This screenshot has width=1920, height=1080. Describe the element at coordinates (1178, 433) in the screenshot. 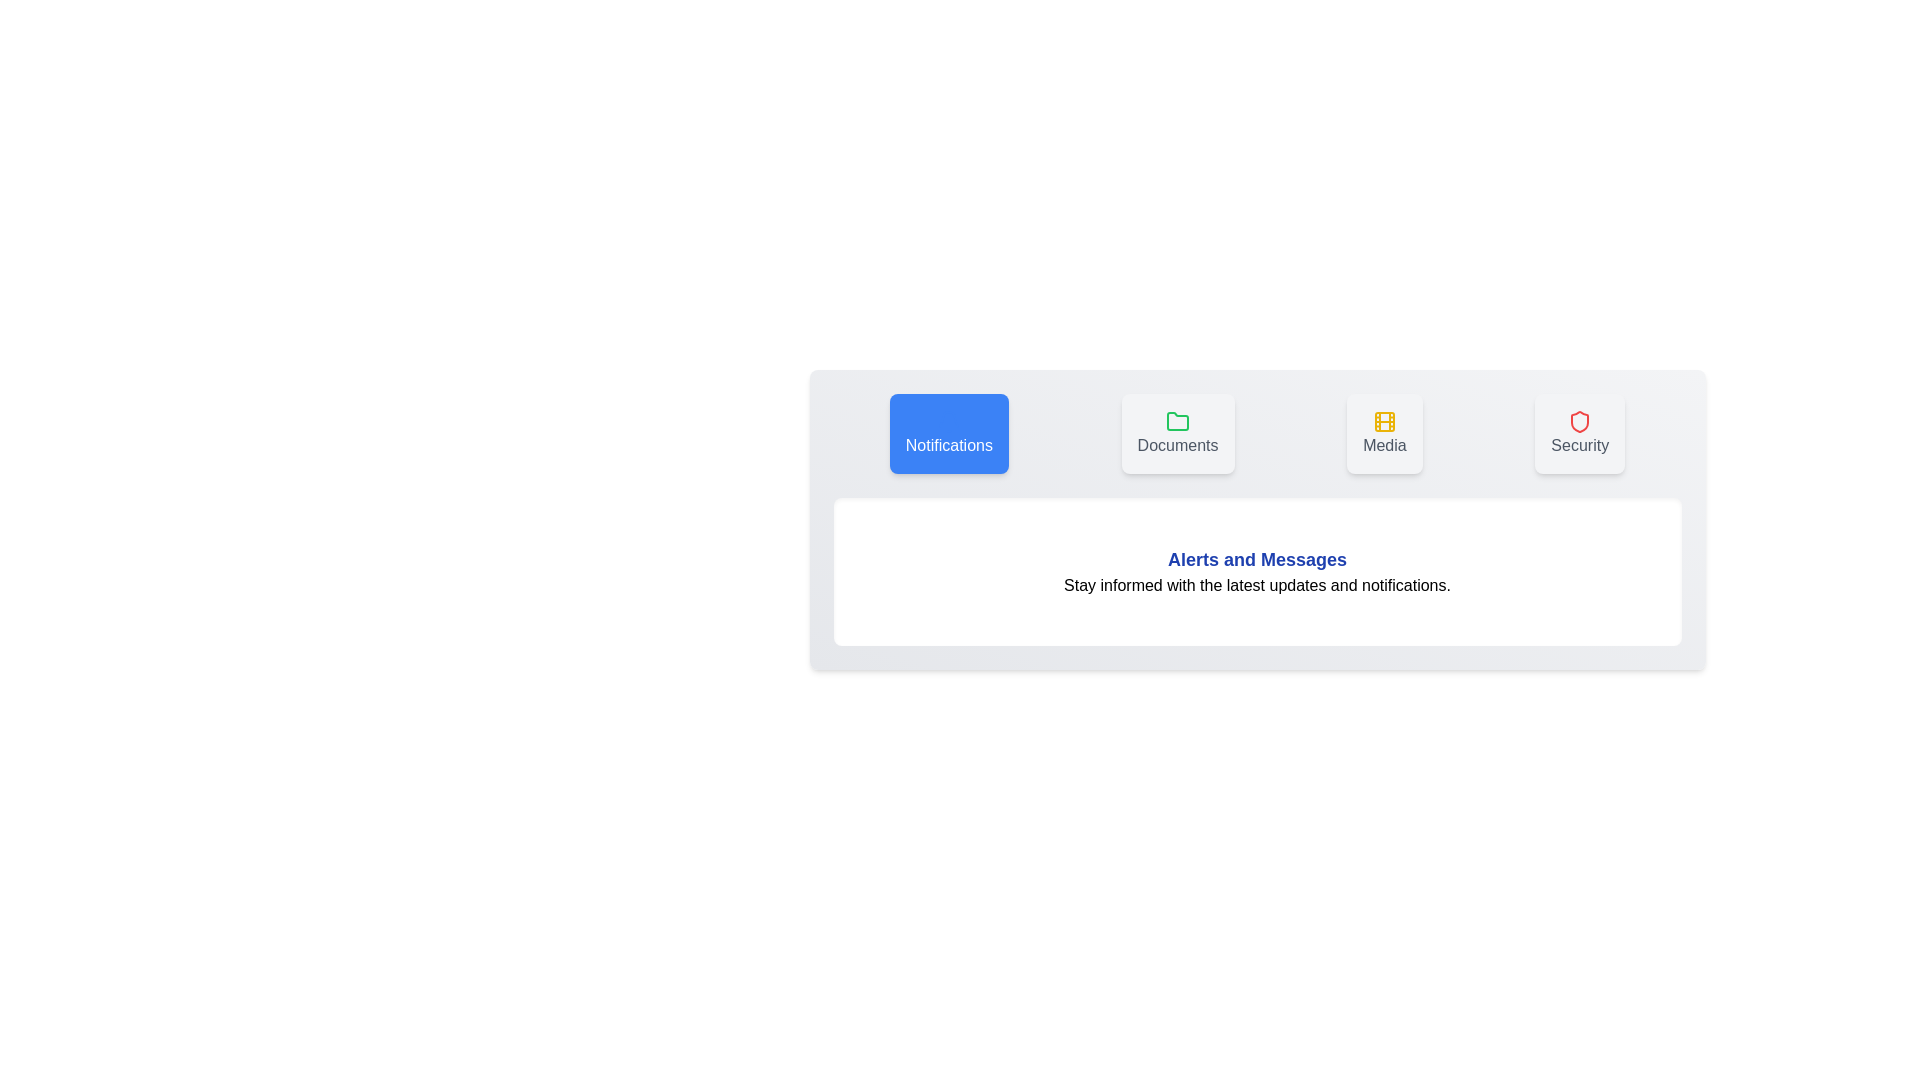

I see `the tab labeled Documents` at that location.